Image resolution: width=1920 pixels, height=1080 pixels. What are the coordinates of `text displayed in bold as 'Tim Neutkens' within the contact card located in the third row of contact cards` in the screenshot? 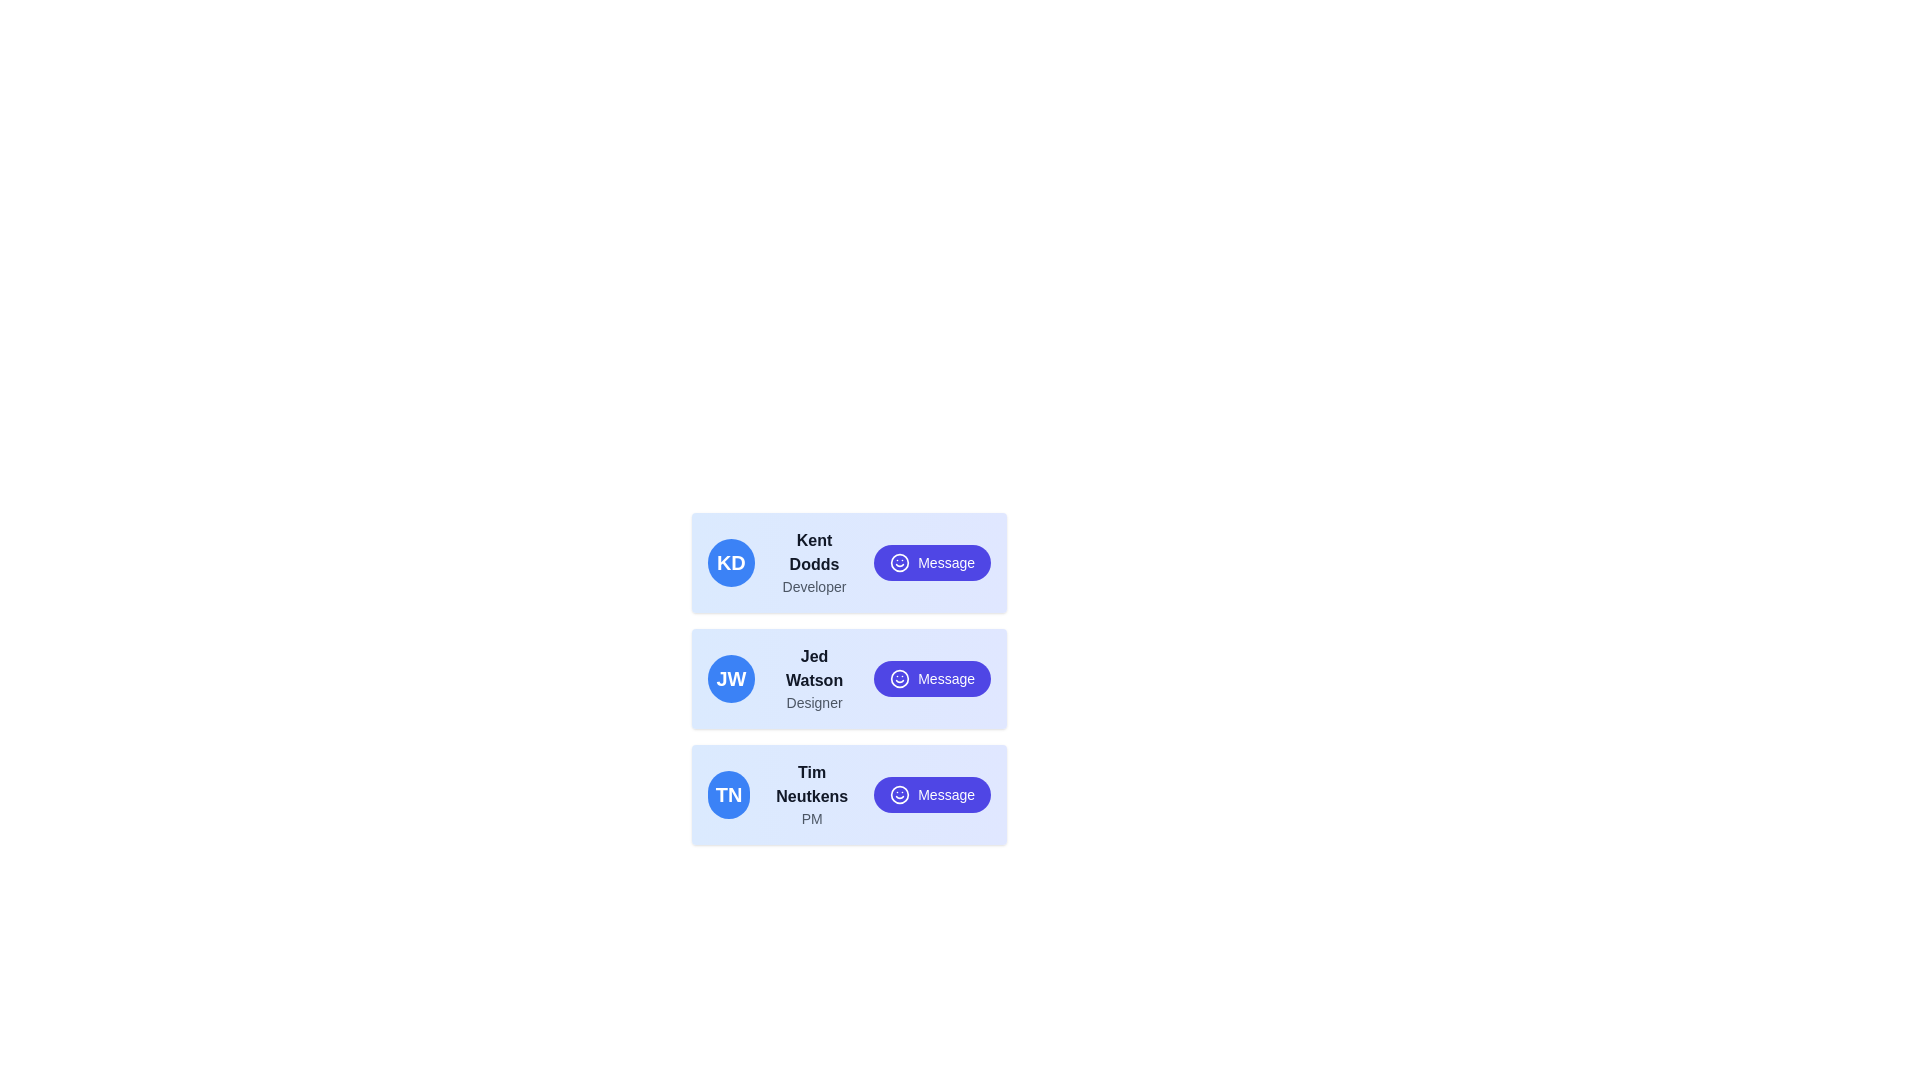 It's located at (812, 784).